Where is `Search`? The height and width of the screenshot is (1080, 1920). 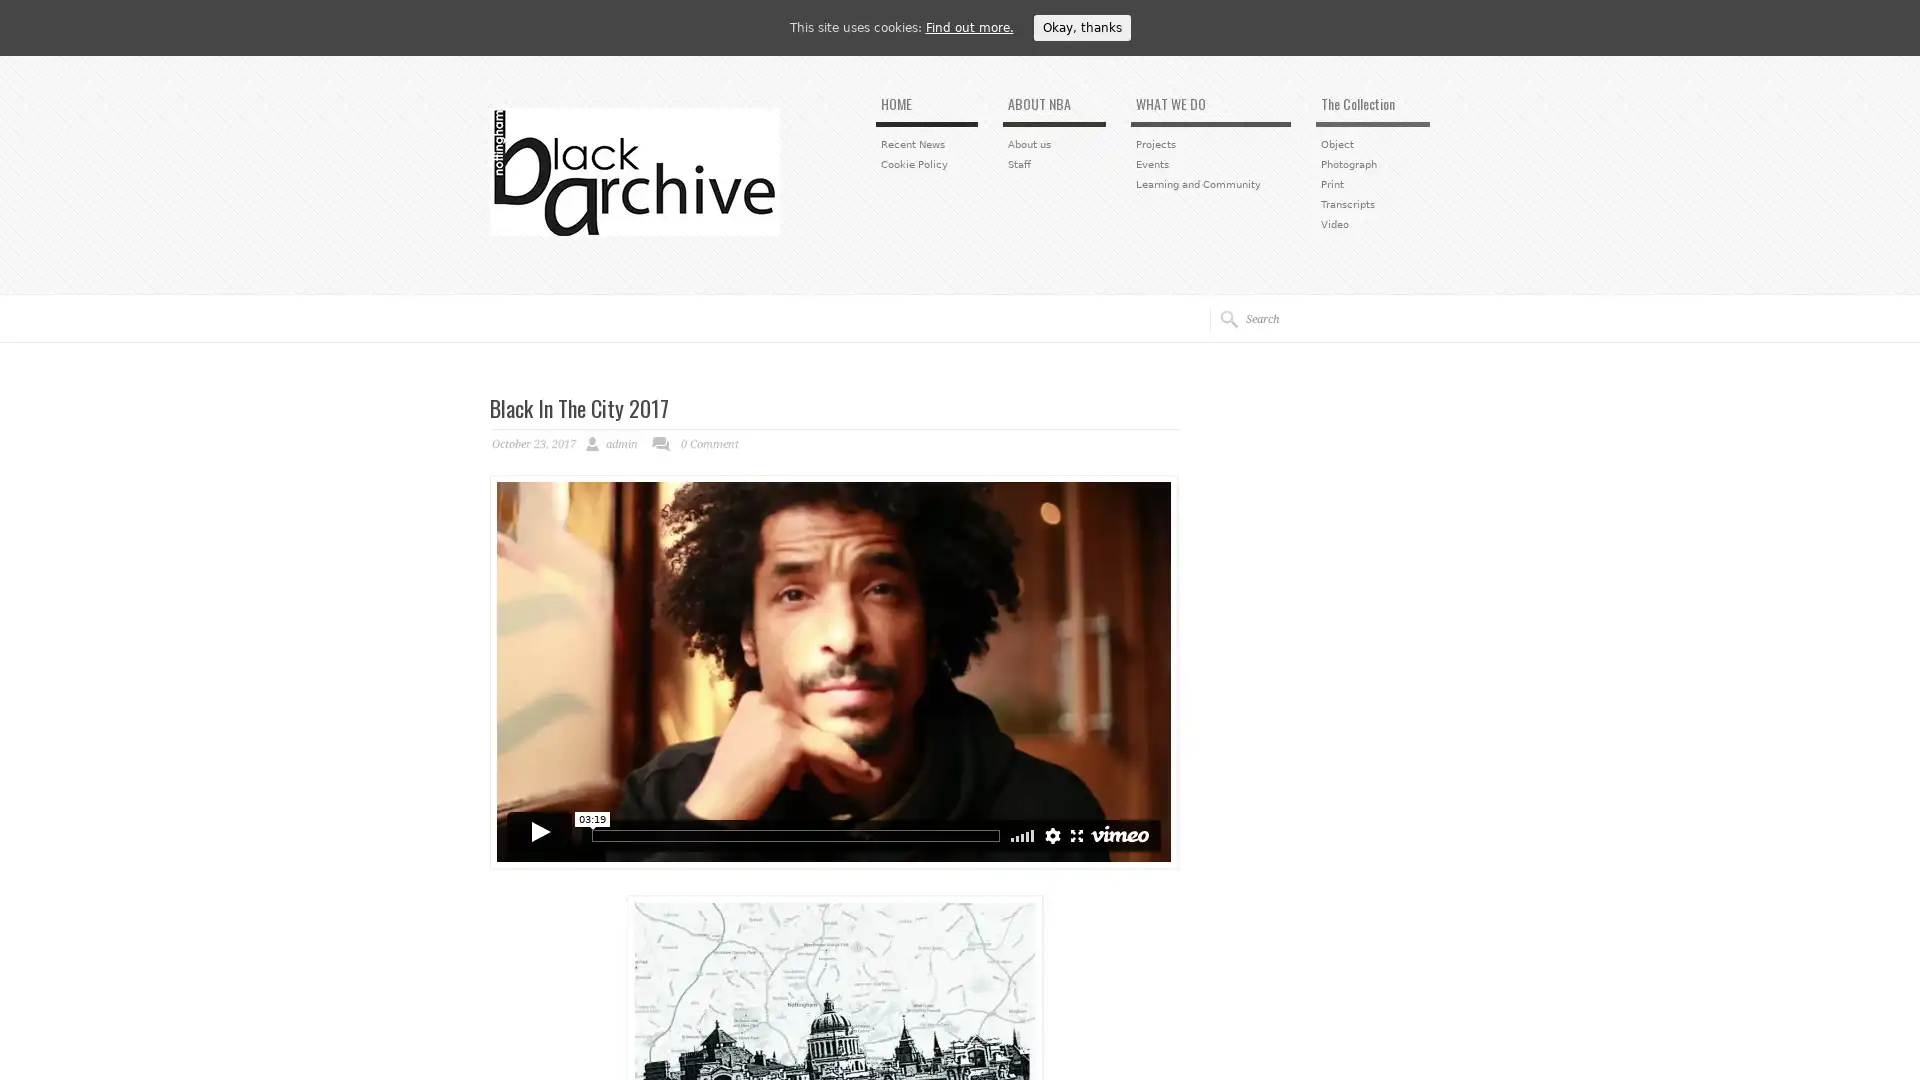 Search is located at coordinates (1222, 318).